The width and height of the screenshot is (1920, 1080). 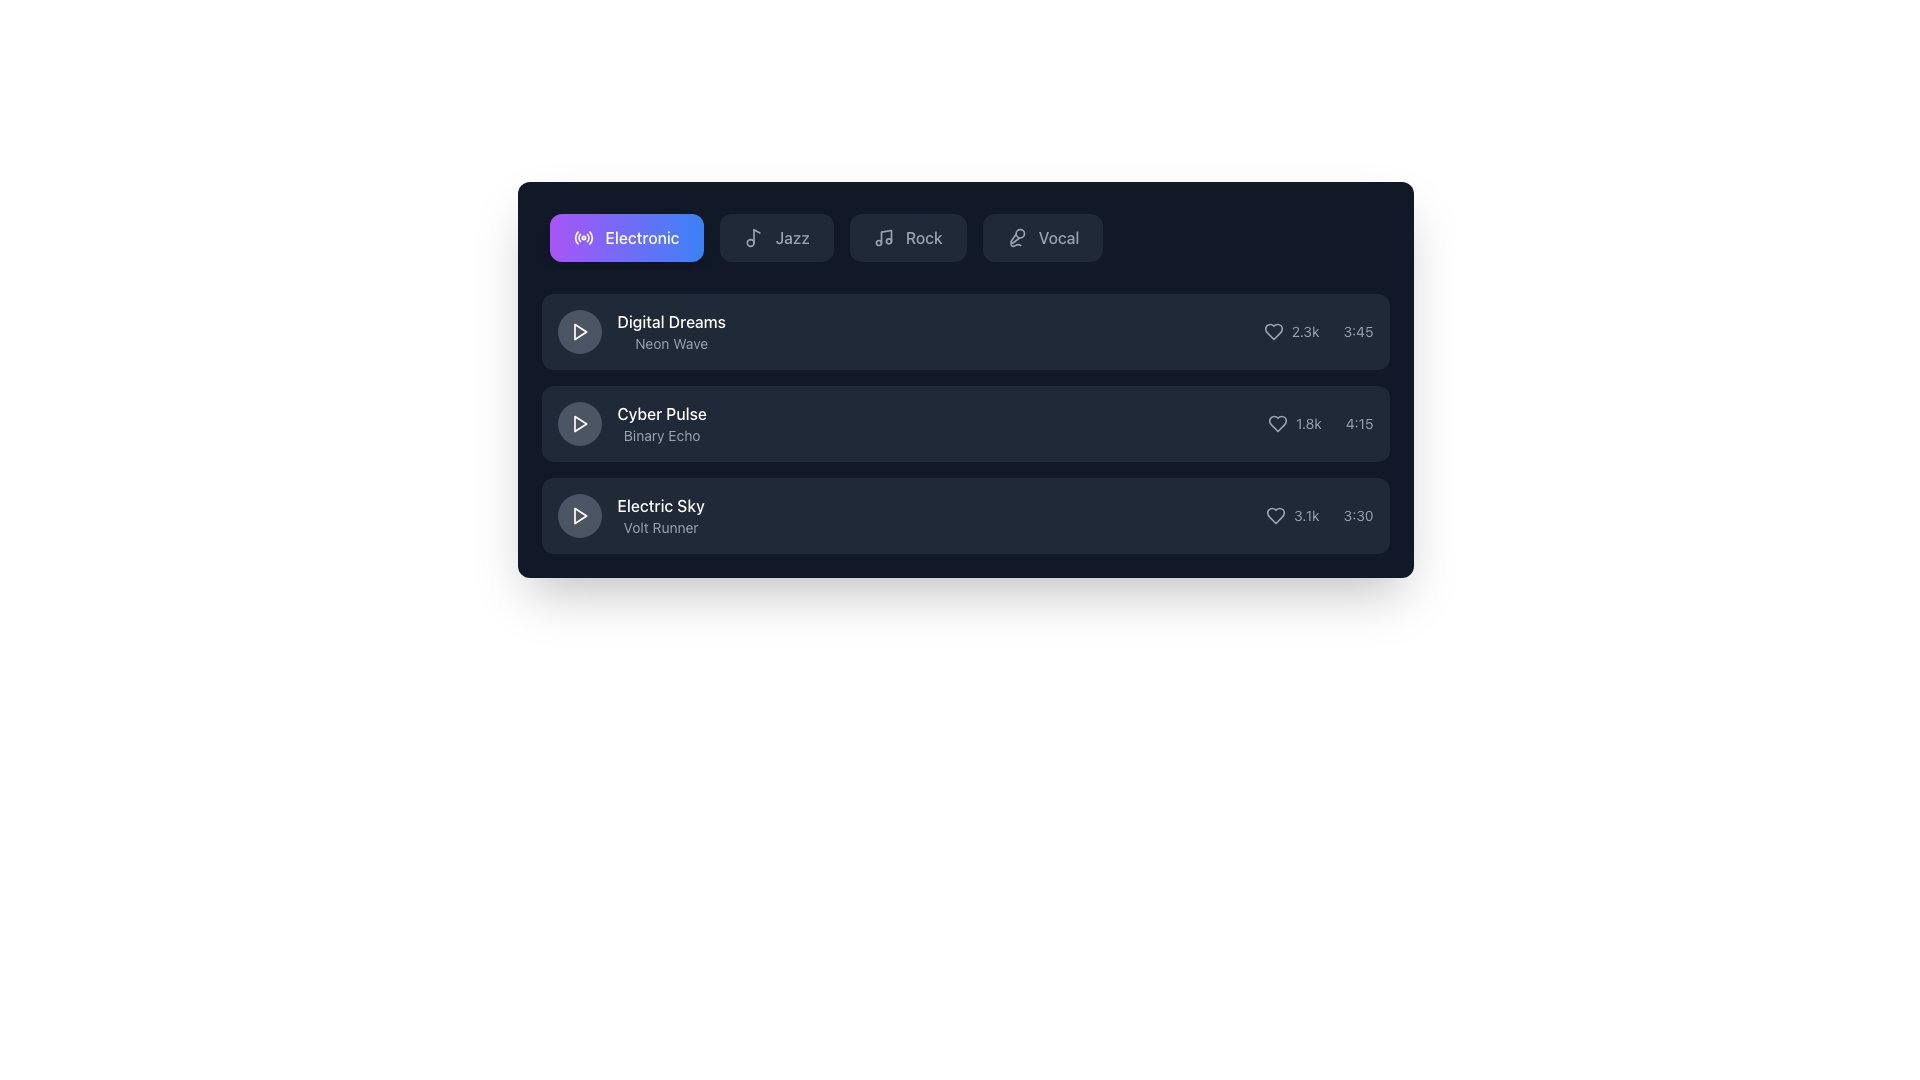 What do you see at coordinates (1291, 330) in the screenshot?
I see `the likes or favorites icon and text combination for the 'Digital Dreams' entry, located in the first row of the list, adjacent to the duration indicator ('3:45')` at bounding box center [1291, 330].